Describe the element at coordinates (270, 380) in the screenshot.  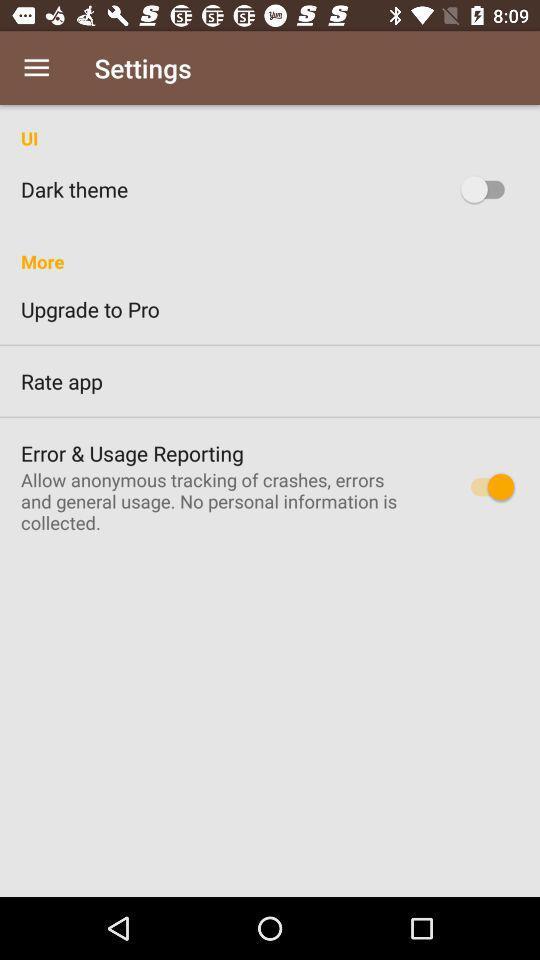
I see `rate app item` at that location.